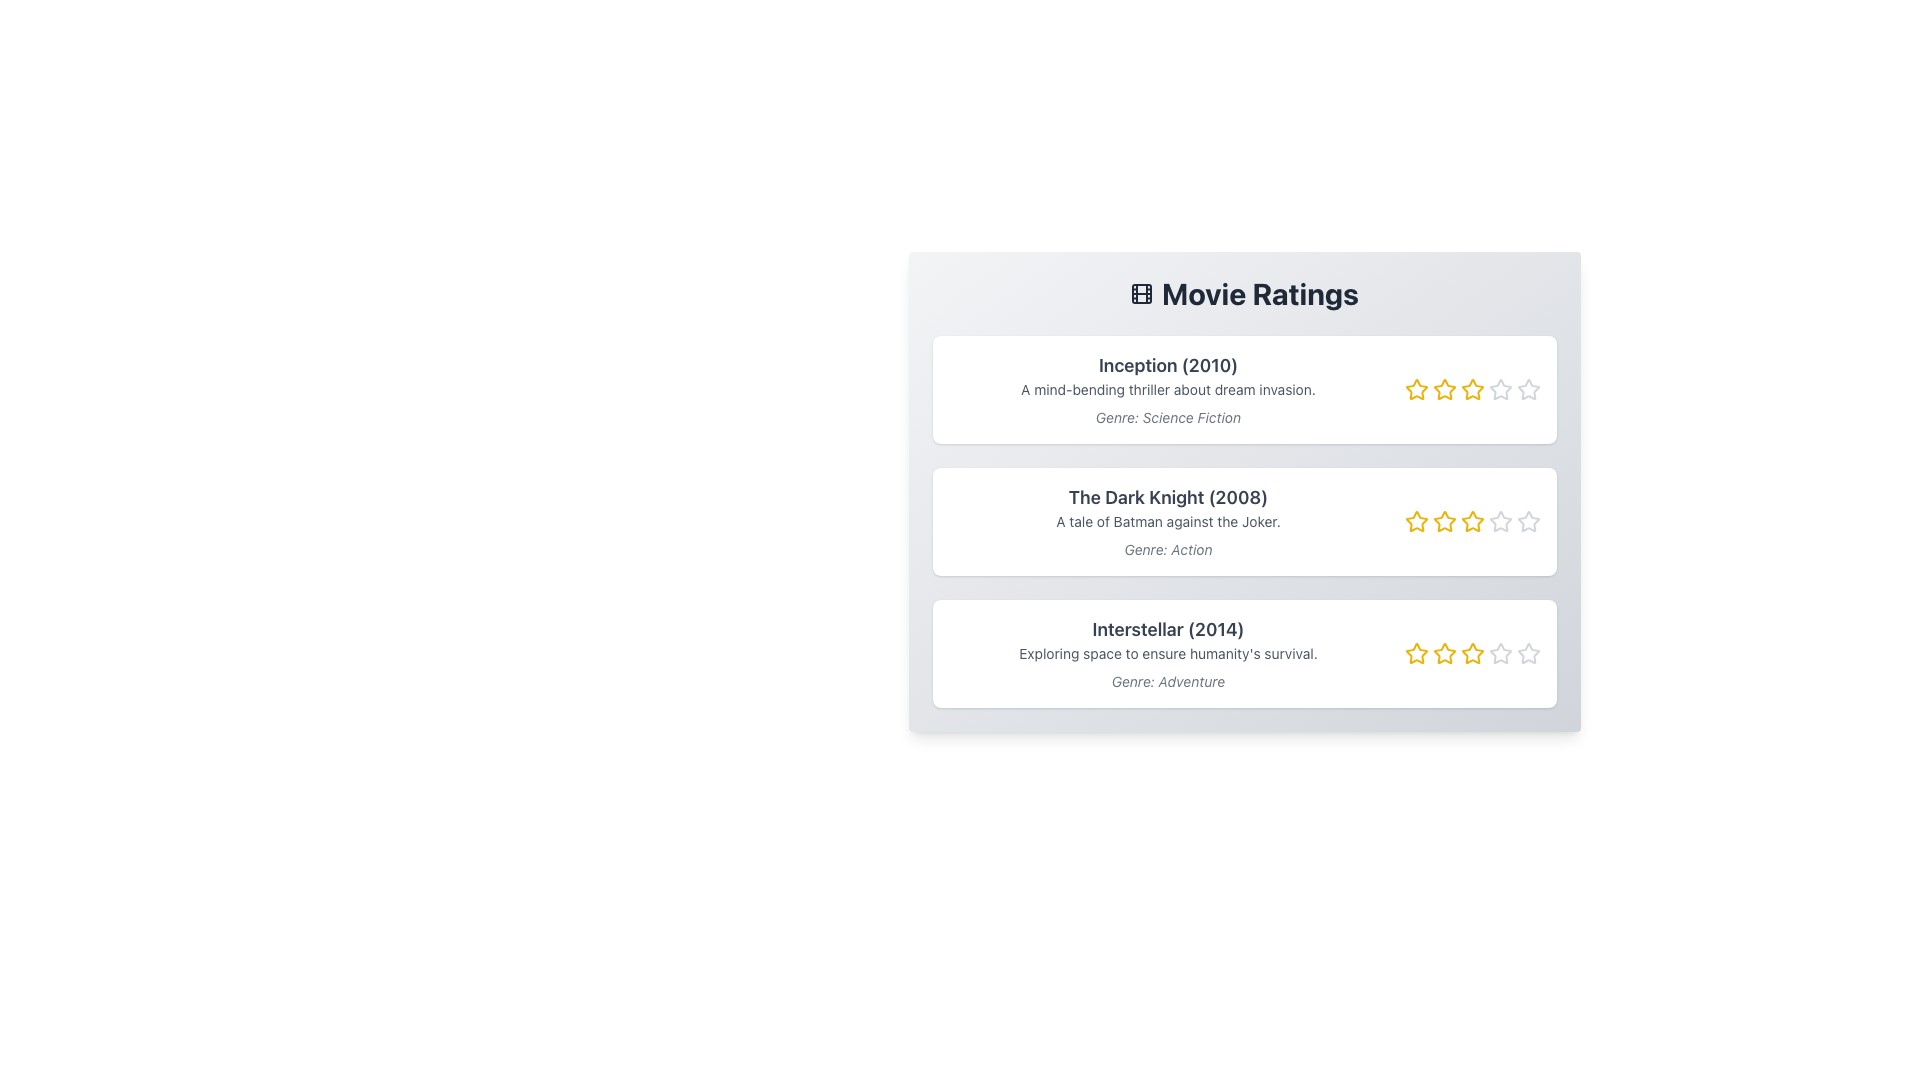 The width and height of the screenshot is (1920, 1080). Describe the element at coordinates (1444, 389) in the screenshot. I see `the second rating star icon with a yellow outline, which indicates a selected rating for the movie 'Inception (2010)'` at that location.